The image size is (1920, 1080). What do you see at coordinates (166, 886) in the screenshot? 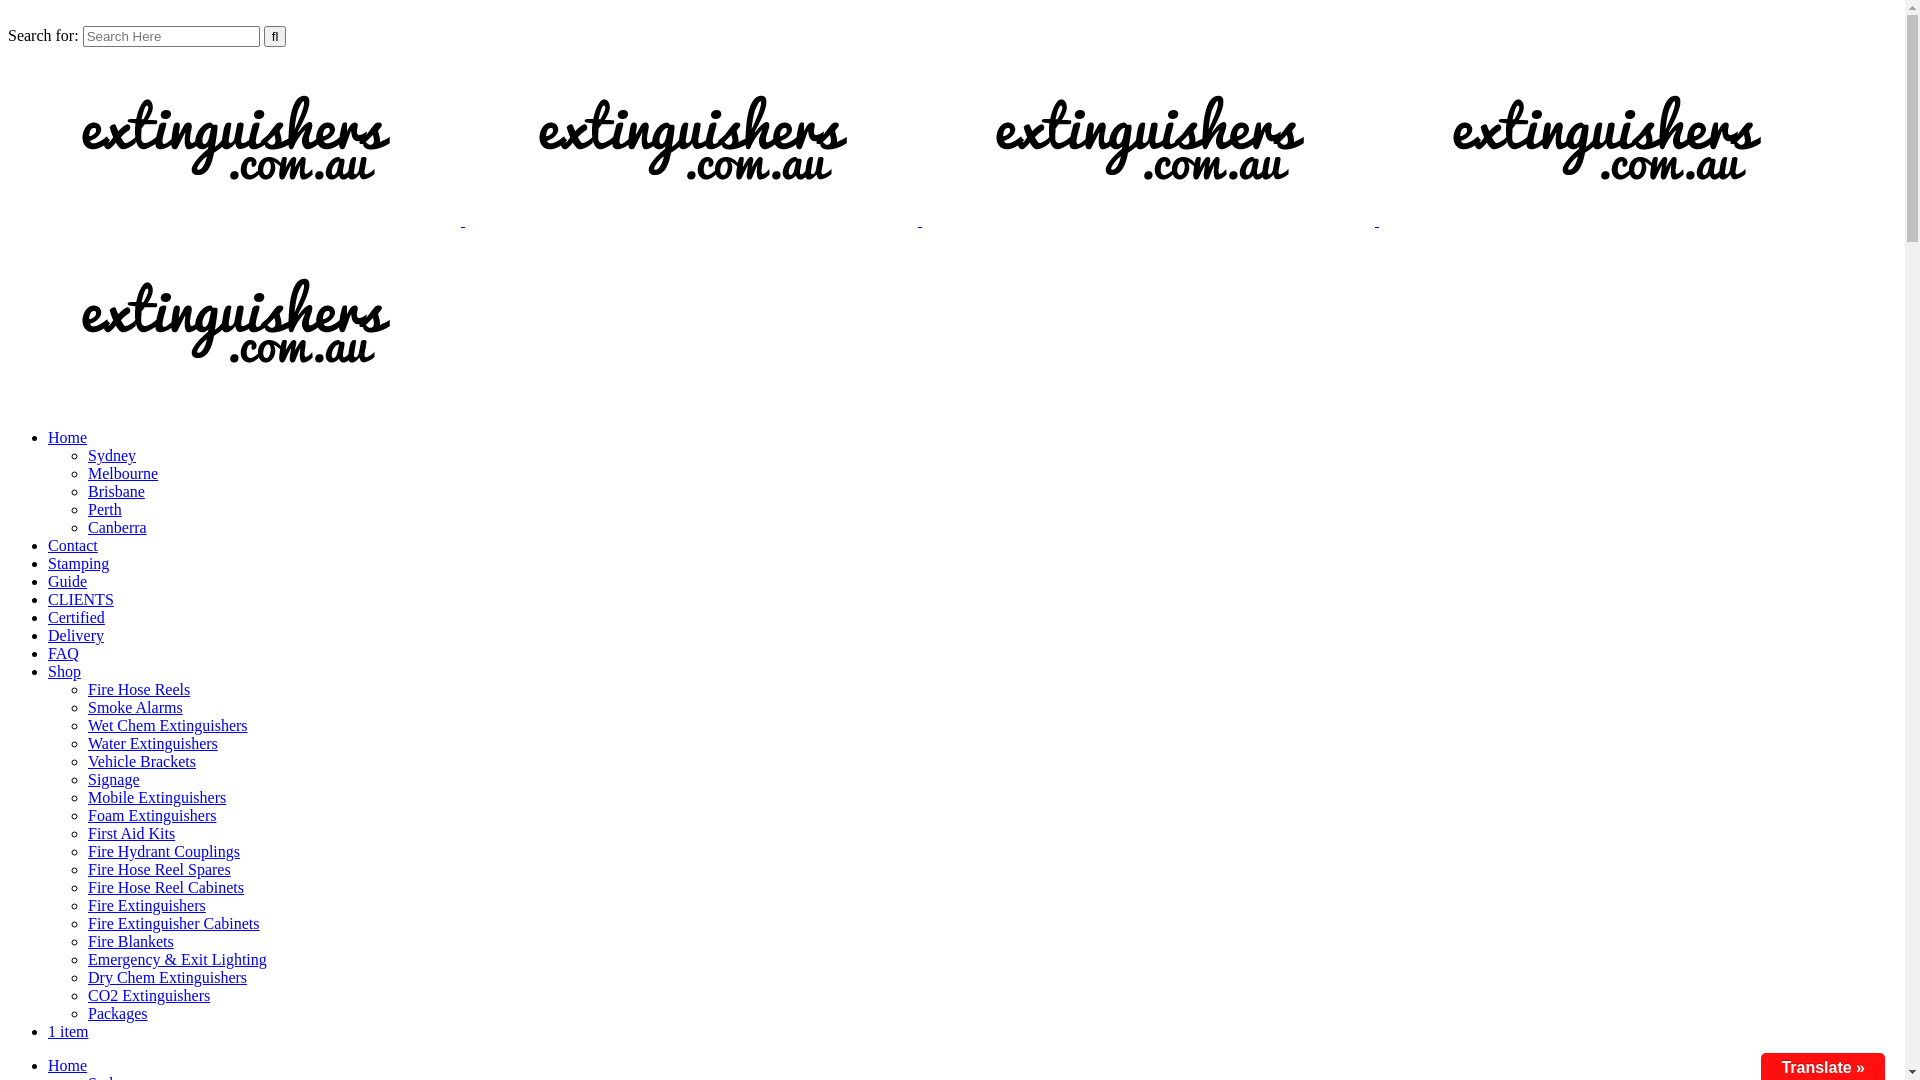
I see `'Fire Hose Reel Cabinets'` at bounding box center [166, 886].